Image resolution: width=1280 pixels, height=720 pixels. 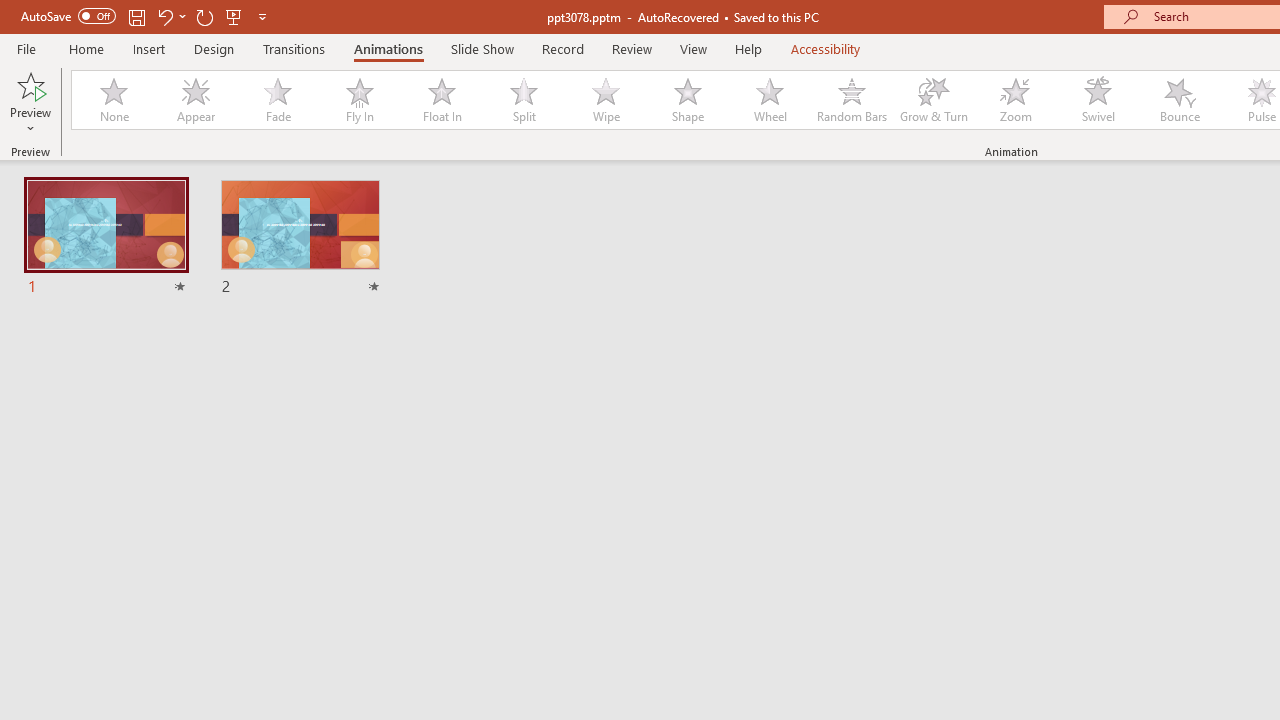 I want to click on 'Bounce', so click(x=1180, y=100).